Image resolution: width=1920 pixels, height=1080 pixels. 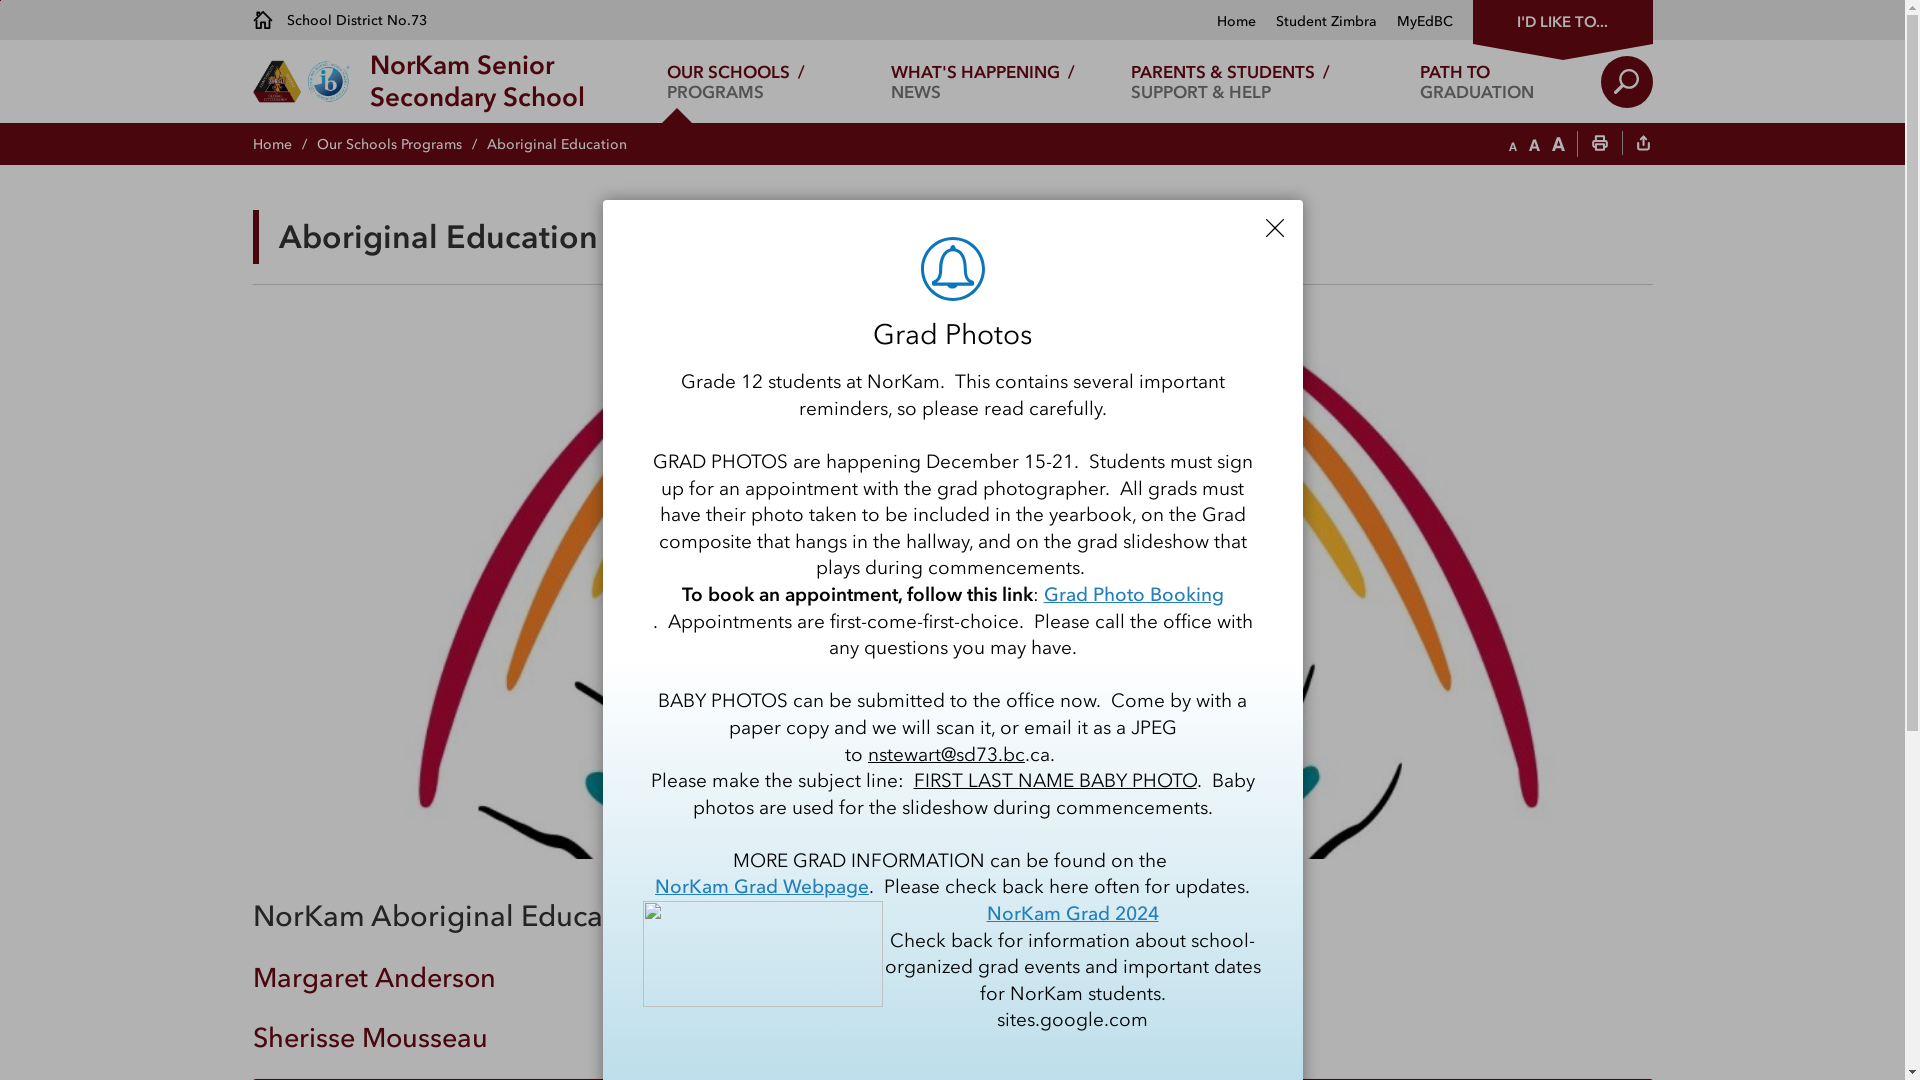 What do you see at coordinates (476, 80) in the screenshot?
I see `'NorKam Senior` at bounding box center [476, 80].